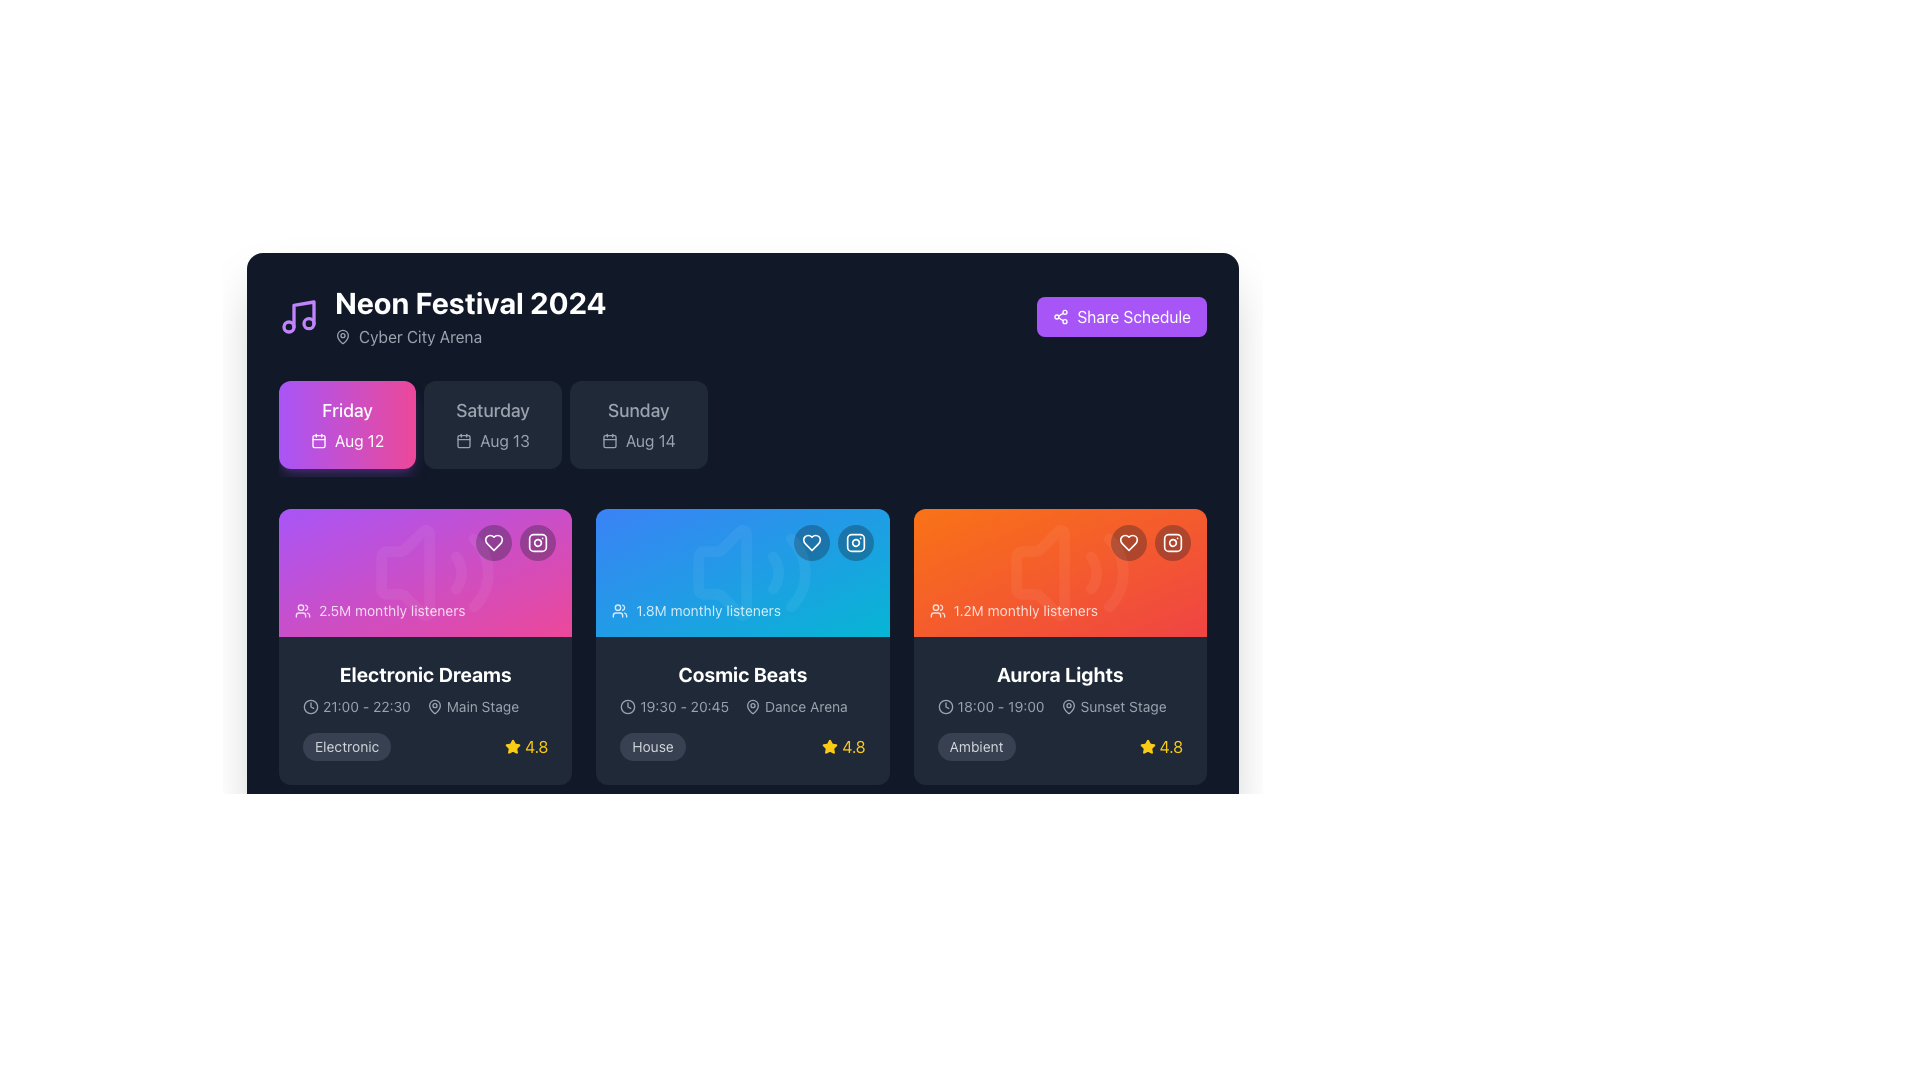 The image size is (1920, 1080). What do you see at coordinates (469, 303) in the screenshot?
I see `text element that displays 'Neon Festival 2024', which is bold and enlarged in white against a dark navy background` at bounding box center [469, 303].